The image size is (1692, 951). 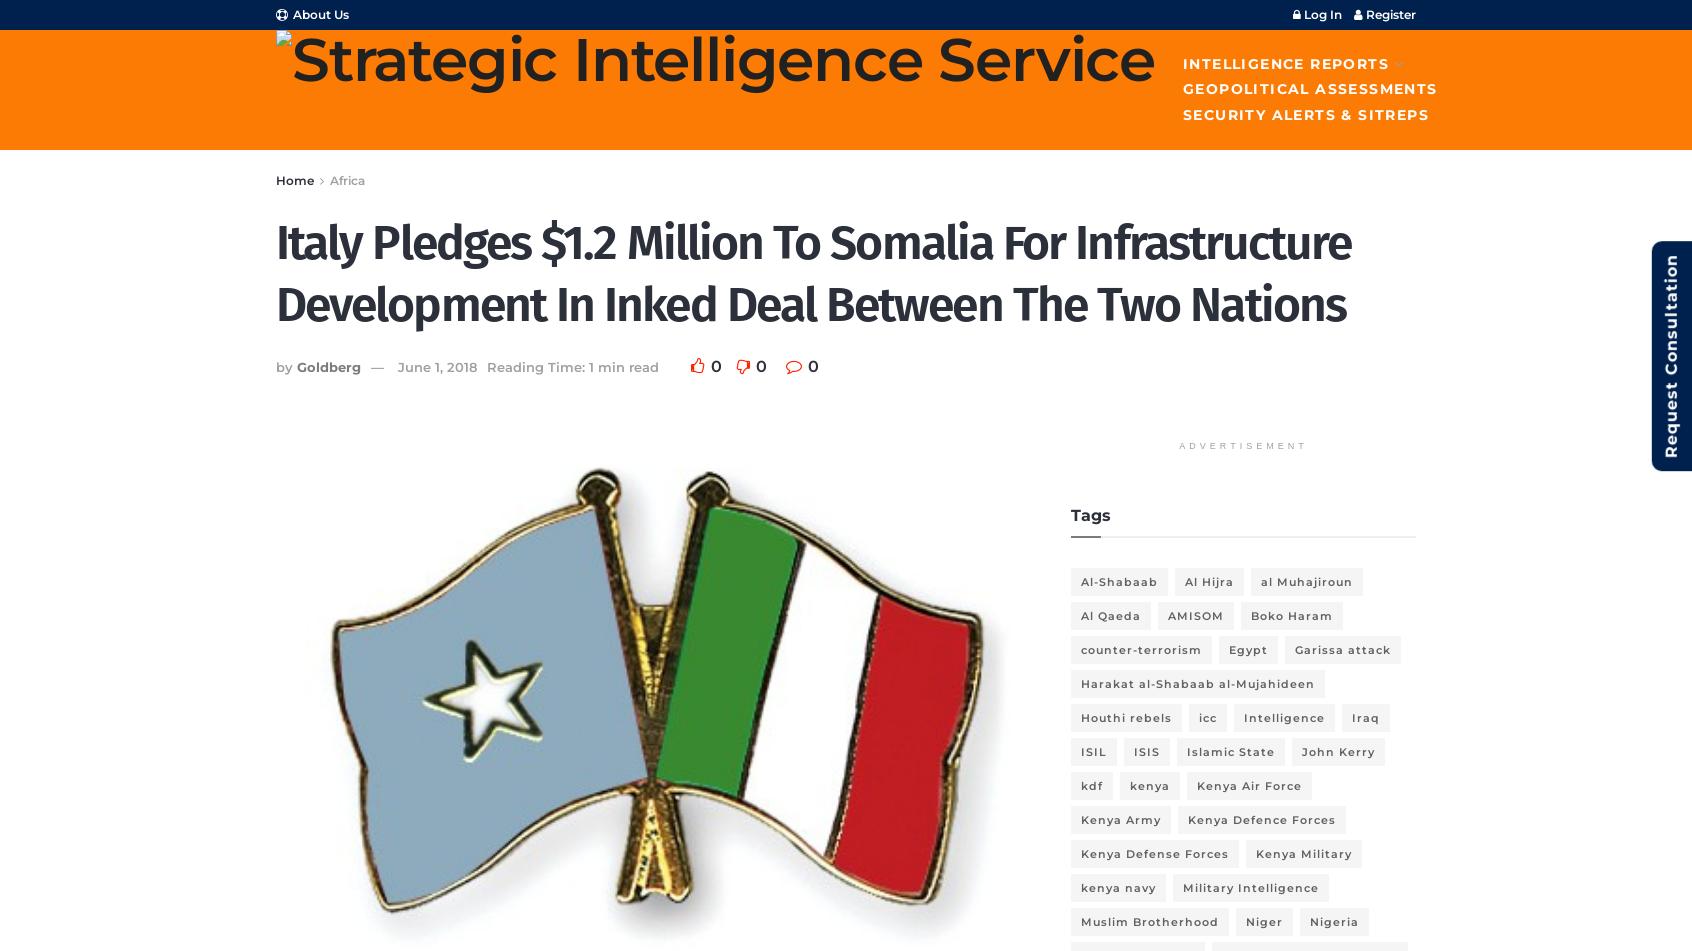 I want to click on 'John Kerry', so click(x=1337, y=750).